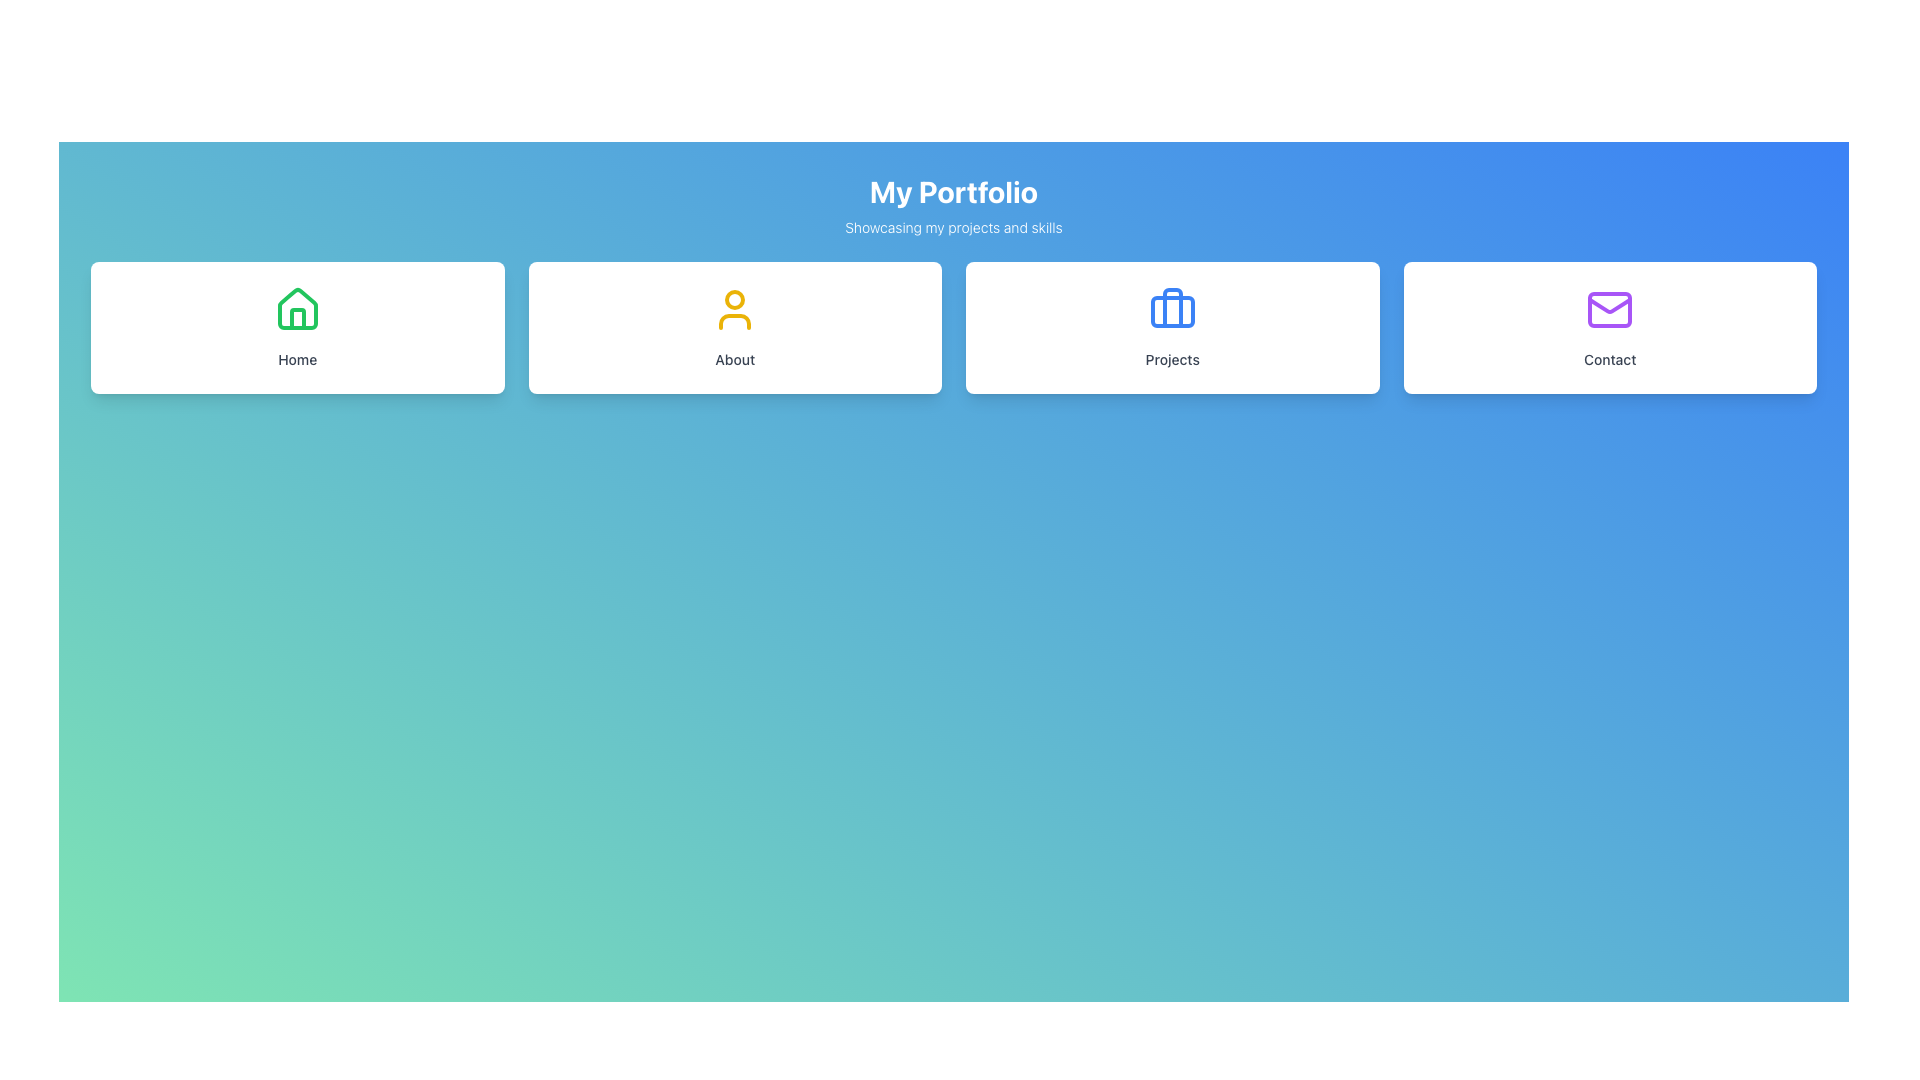  Describe the element at coordinates (1610, 305) in the screenshot. I see `the triangular flap of the envelope icon in the 'Contact' card, which is the fourth card under the 'My Portfolio' heading` at that location.